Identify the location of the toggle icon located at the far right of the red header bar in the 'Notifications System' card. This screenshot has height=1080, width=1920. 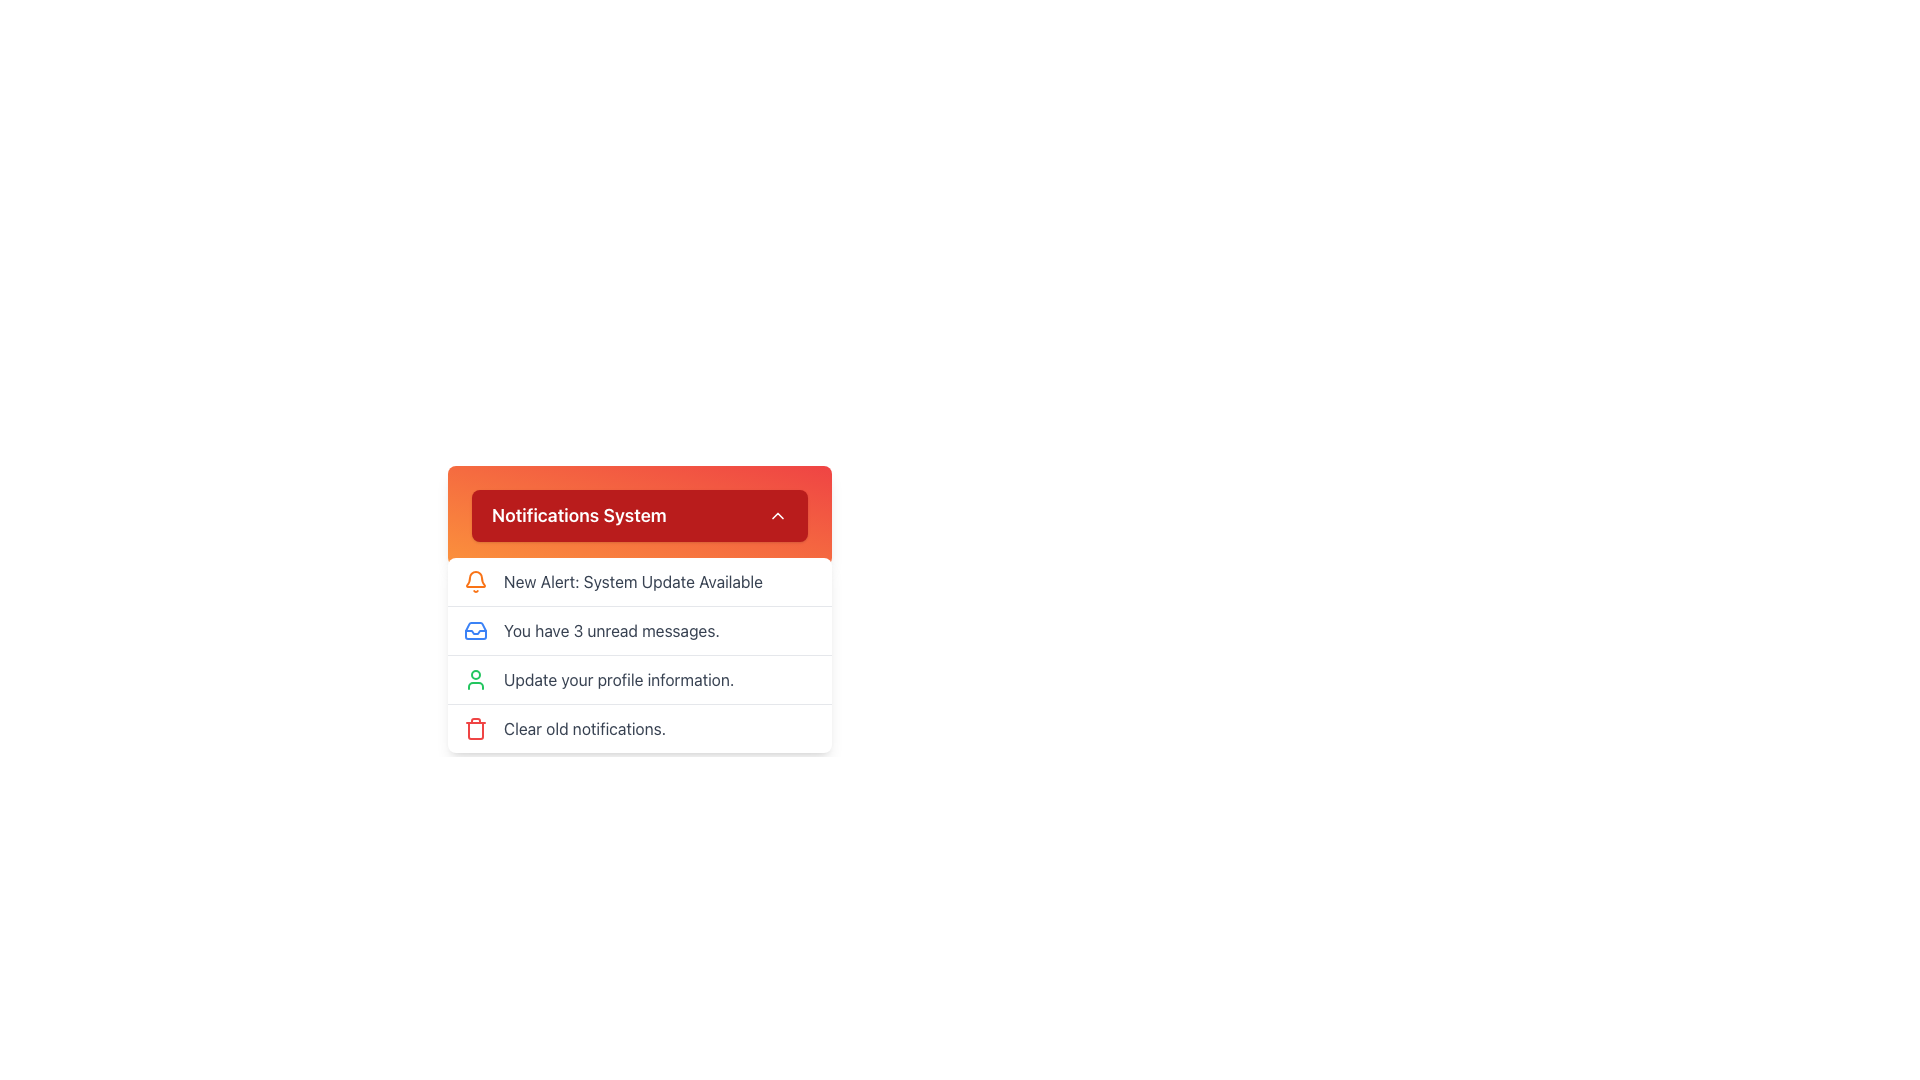
(776, 515).